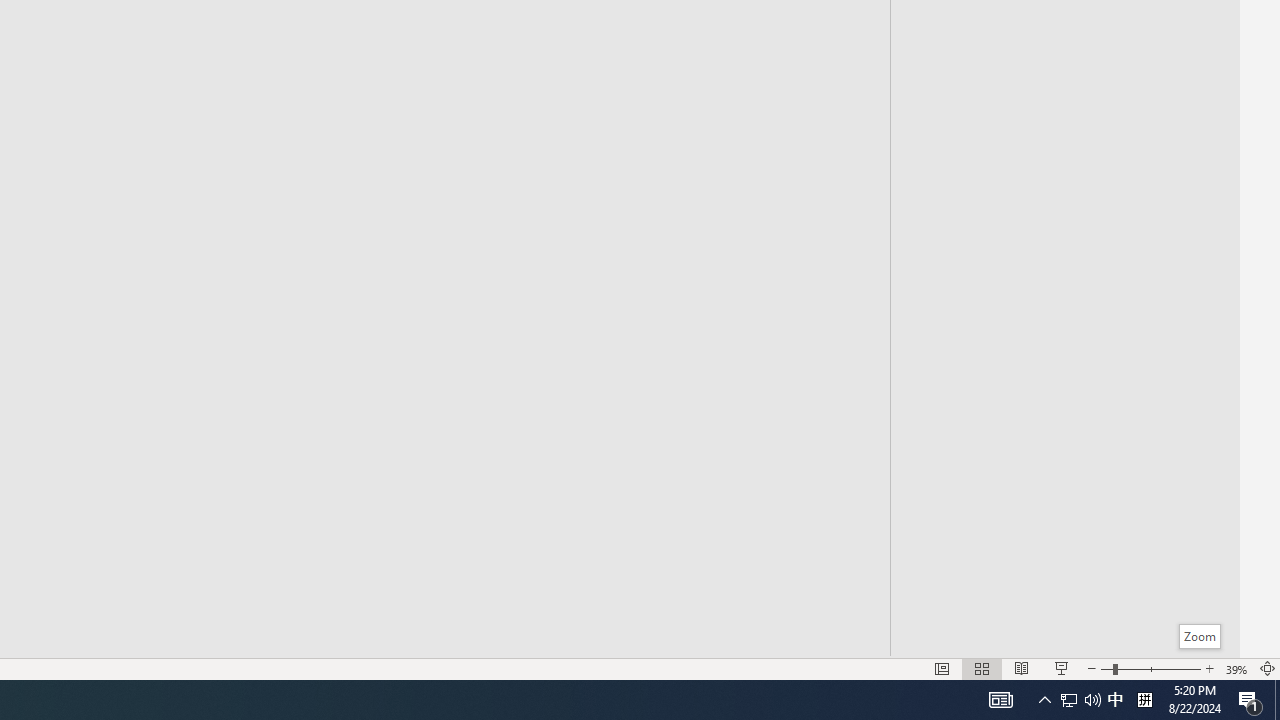  Describe the element at coordinates (1236, 669) in the screenshot. I see `'Zoom 39%'` at that location.